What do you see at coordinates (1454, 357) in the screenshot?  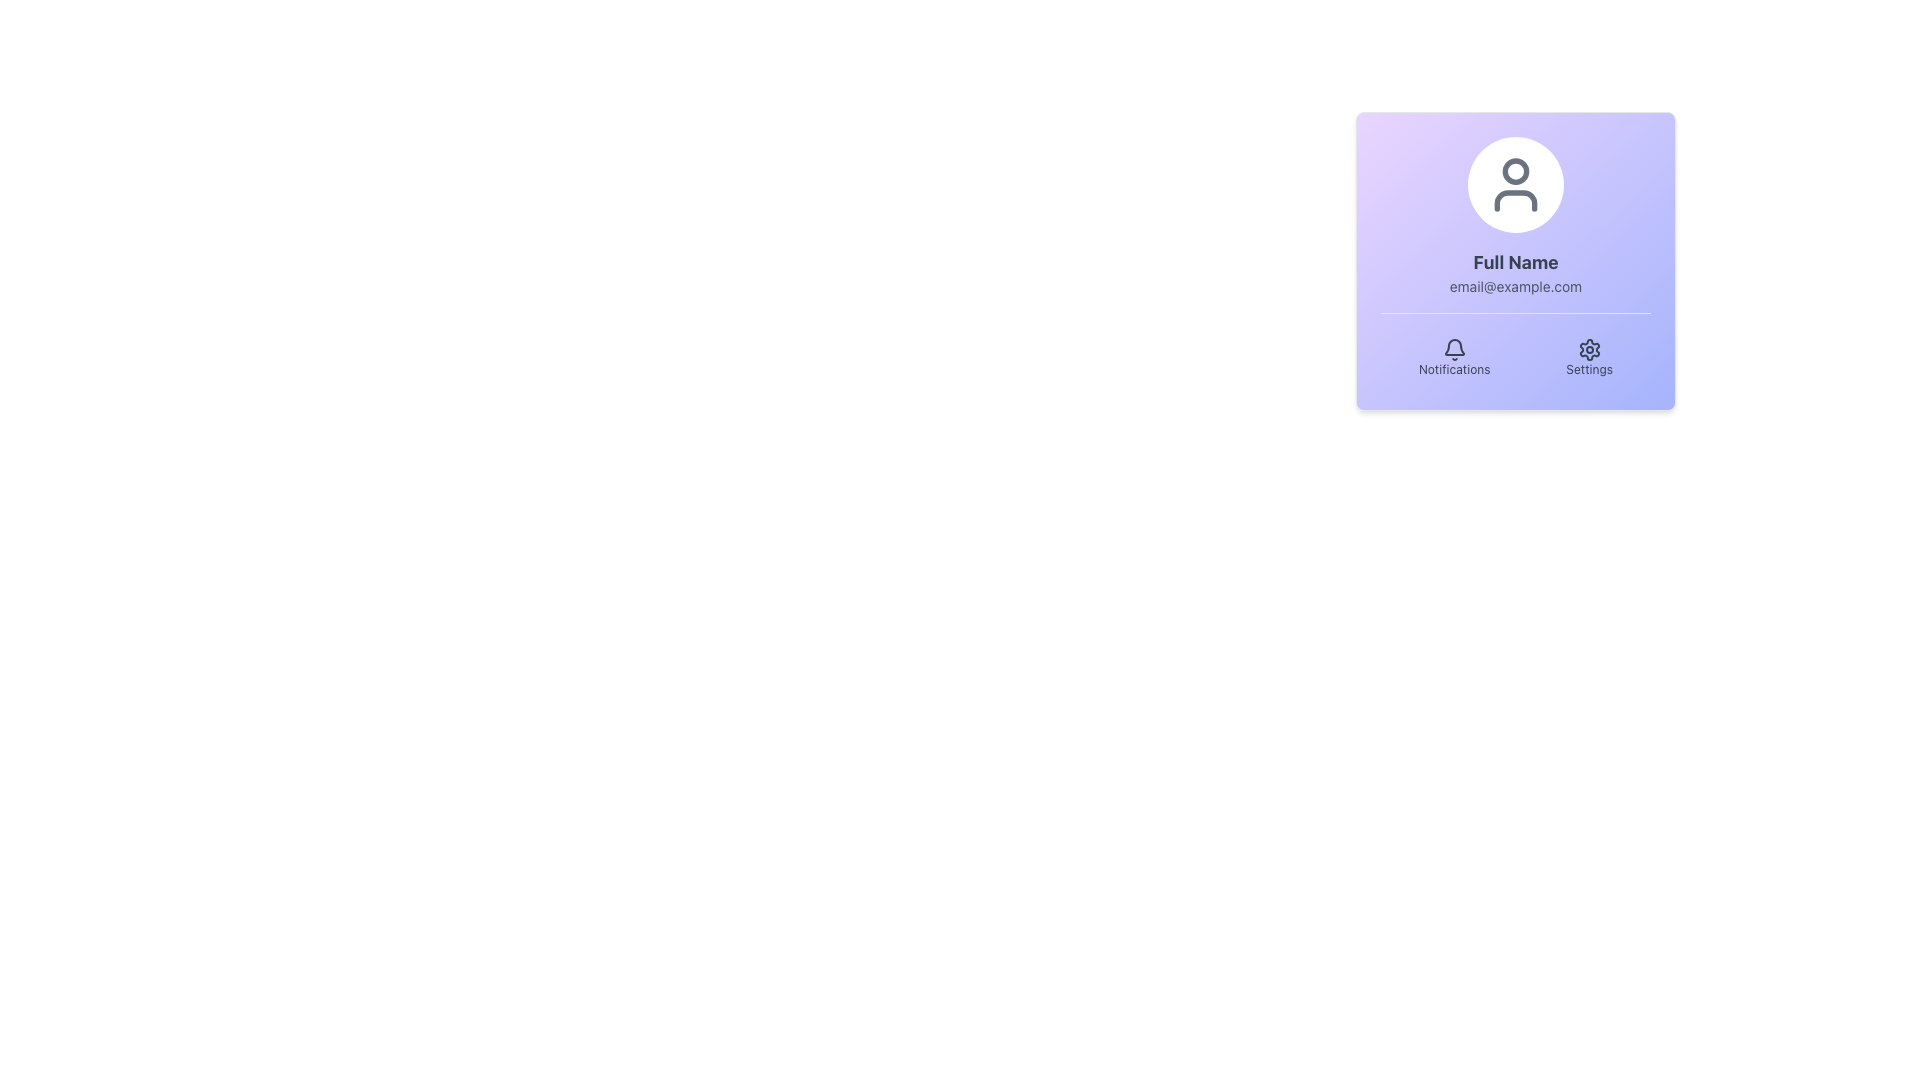 I see `the 'Notifications' button with a bell icon located at the bottom left of the user information area` at bounding box center [1454, 357].